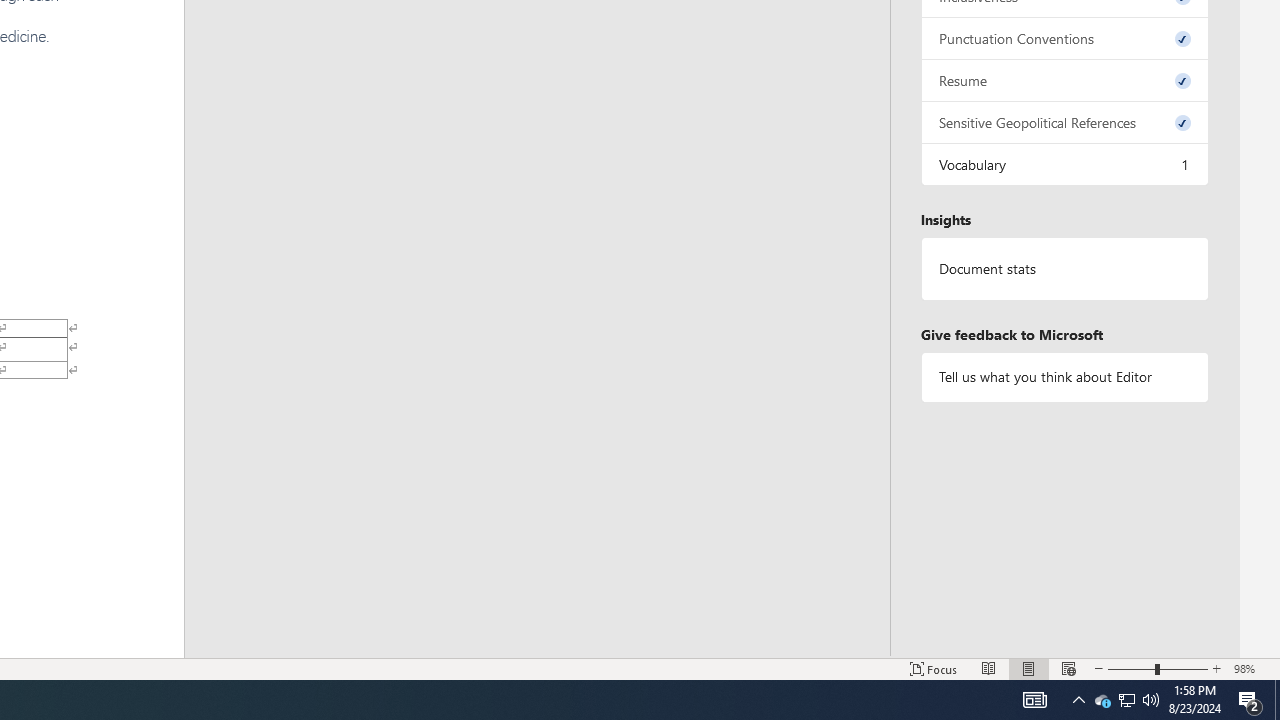 The width and height of the screenshot is (1280, 720). Describe the element at coordinates (1063, 163) in the screenshot. I see `'Vocabulary, 1 issue. Press space or enter to review items.'` at that location.